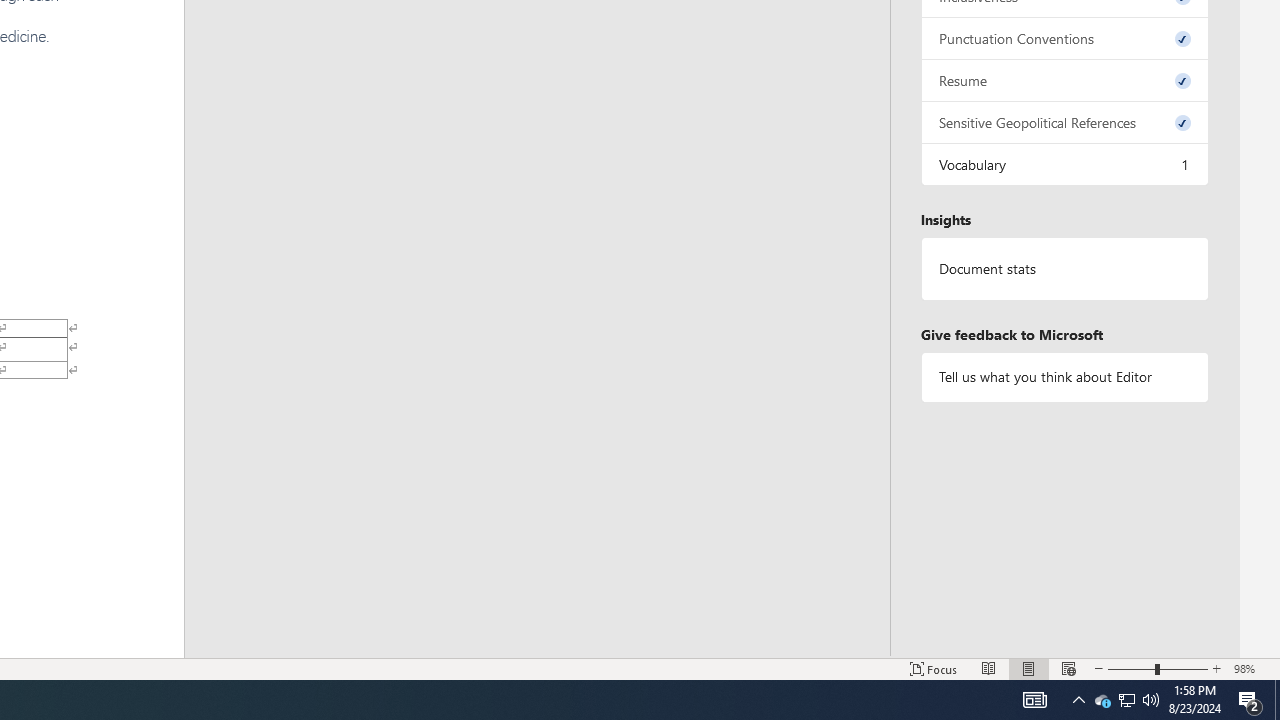 The width and height of the screenshot is (1280, 720). Describe the element at coordinates (1063, 163) in the screenshot. I see `'Vocabulary, 1 issue. Press space or enter to review items.'` at that location.